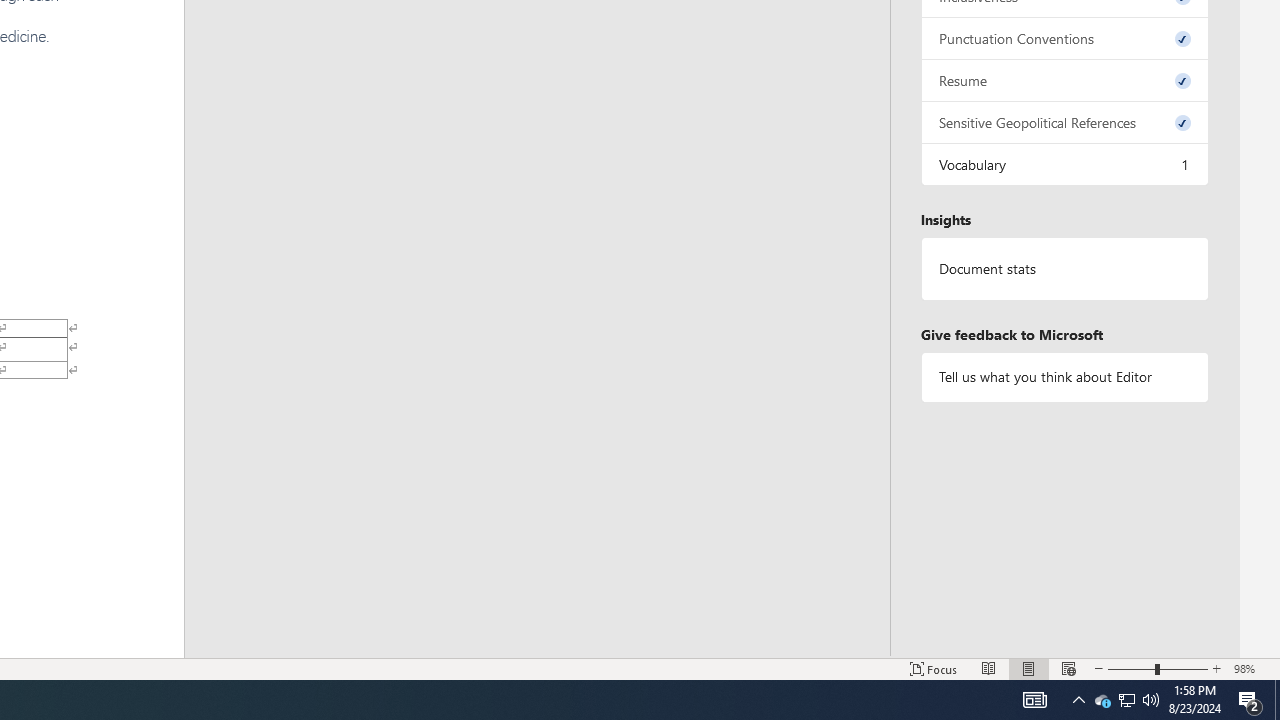 The width and height of the screenshot is (1280, 720). Describe the element at coordinates (1063, 163) in the screenshot. I see `'Vocabulary, 1 issue. Press space or enter to review items.'` at that location.